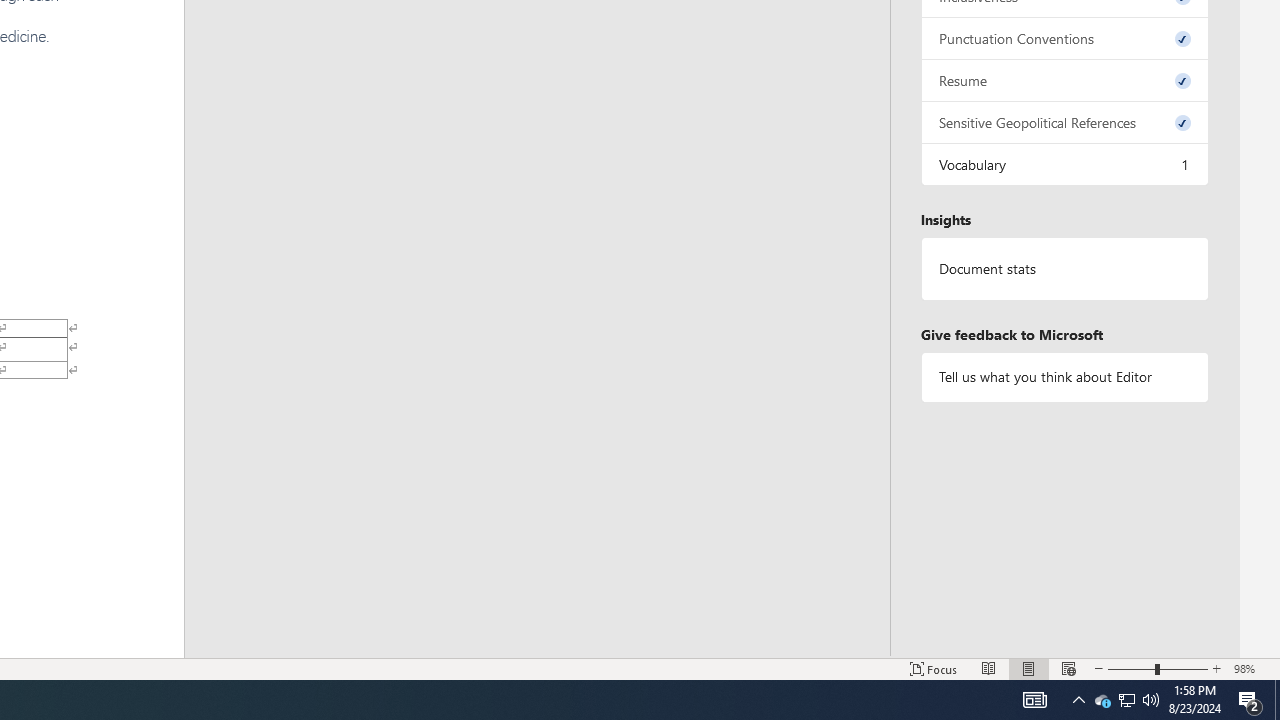 The width and height of the screenshot is (1280, 720). Describe the element at coordinates (1063, 163) in the screenshot. I see `'Vocabulary, 1 issue. Press space or enter to review items.'` at that location.